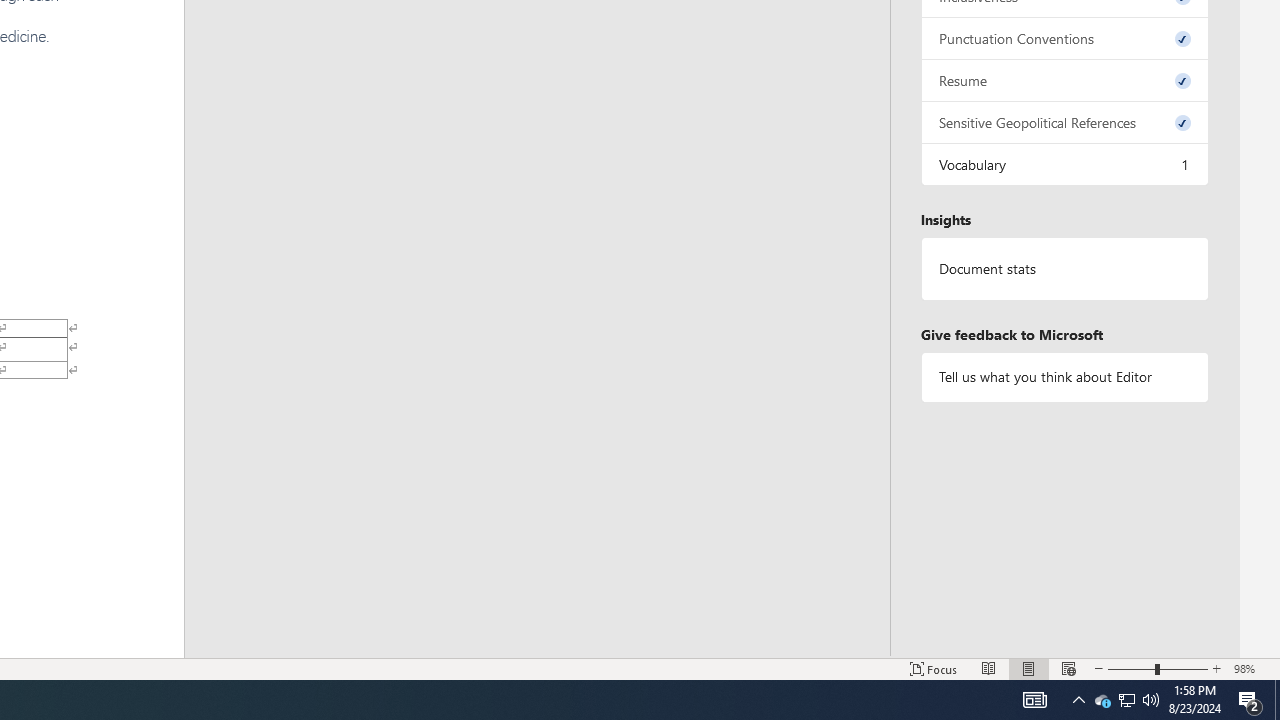 The width and height of the screenshot is (1280, 720). Describe the element at coordinates (1063, 163) in the screenshot. I see `'Vocabulary, 1 issue. Press space or enter to review items.'` at that location.